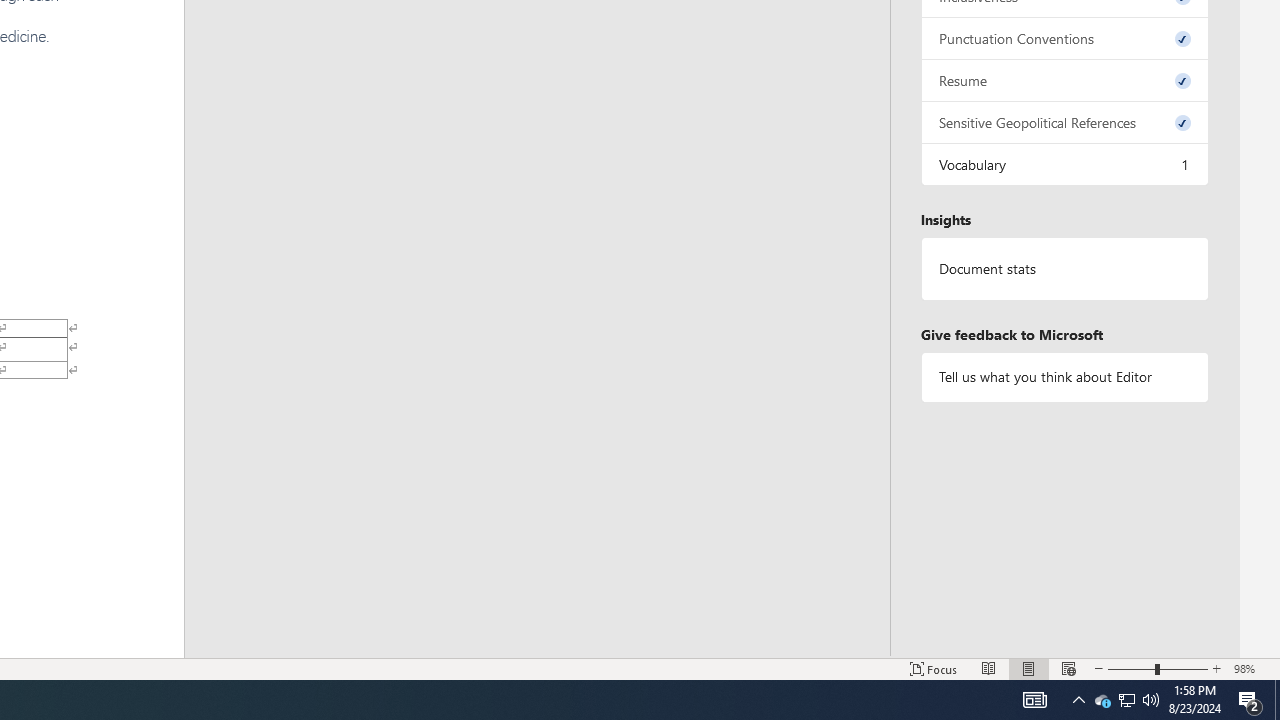 The width and height of the screenshot is (1280, 720). Describe the element at coordinates (1063, 163) in the screenshot. I see `'Vocabulary, 1 issue. Press space or enter to review items.'` at that location.